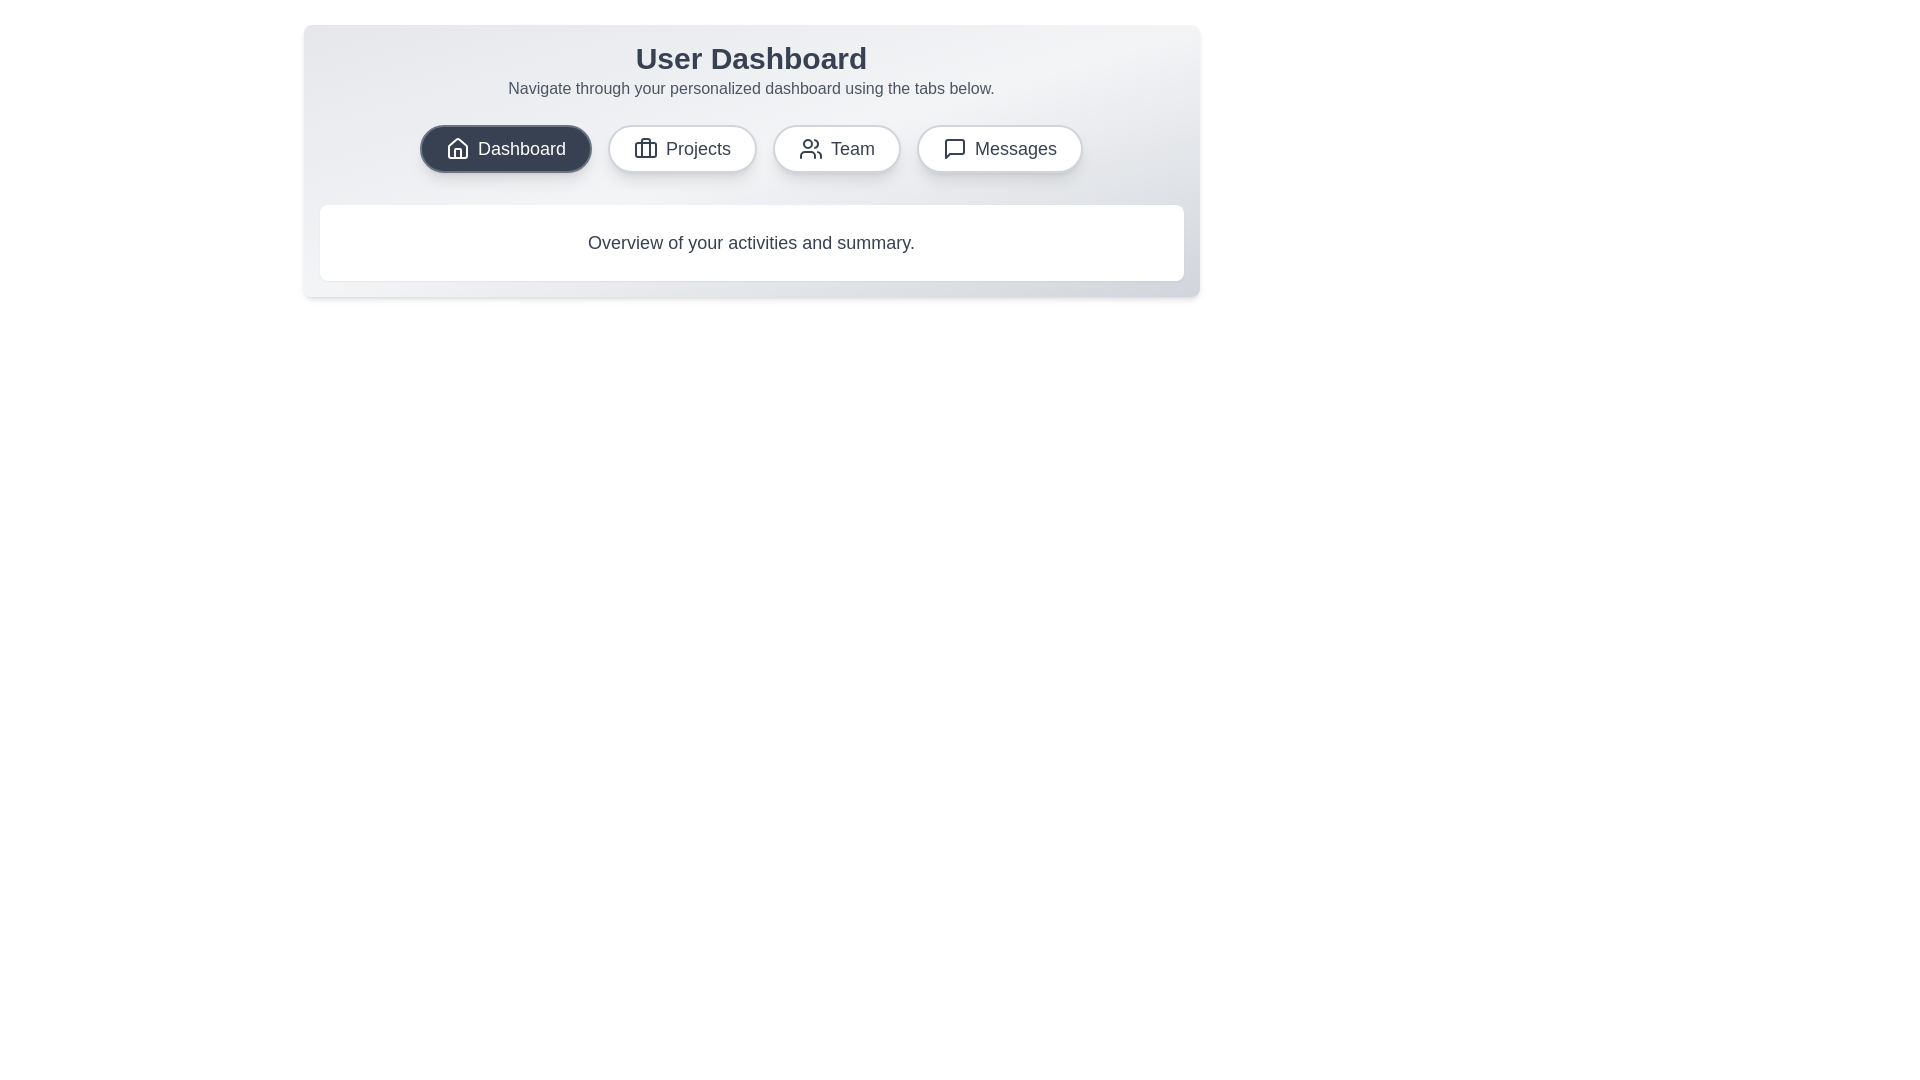  Describe the element at coordinates (836, 148) in the screenshot. I see `the tab corresponding to Team` at that location.